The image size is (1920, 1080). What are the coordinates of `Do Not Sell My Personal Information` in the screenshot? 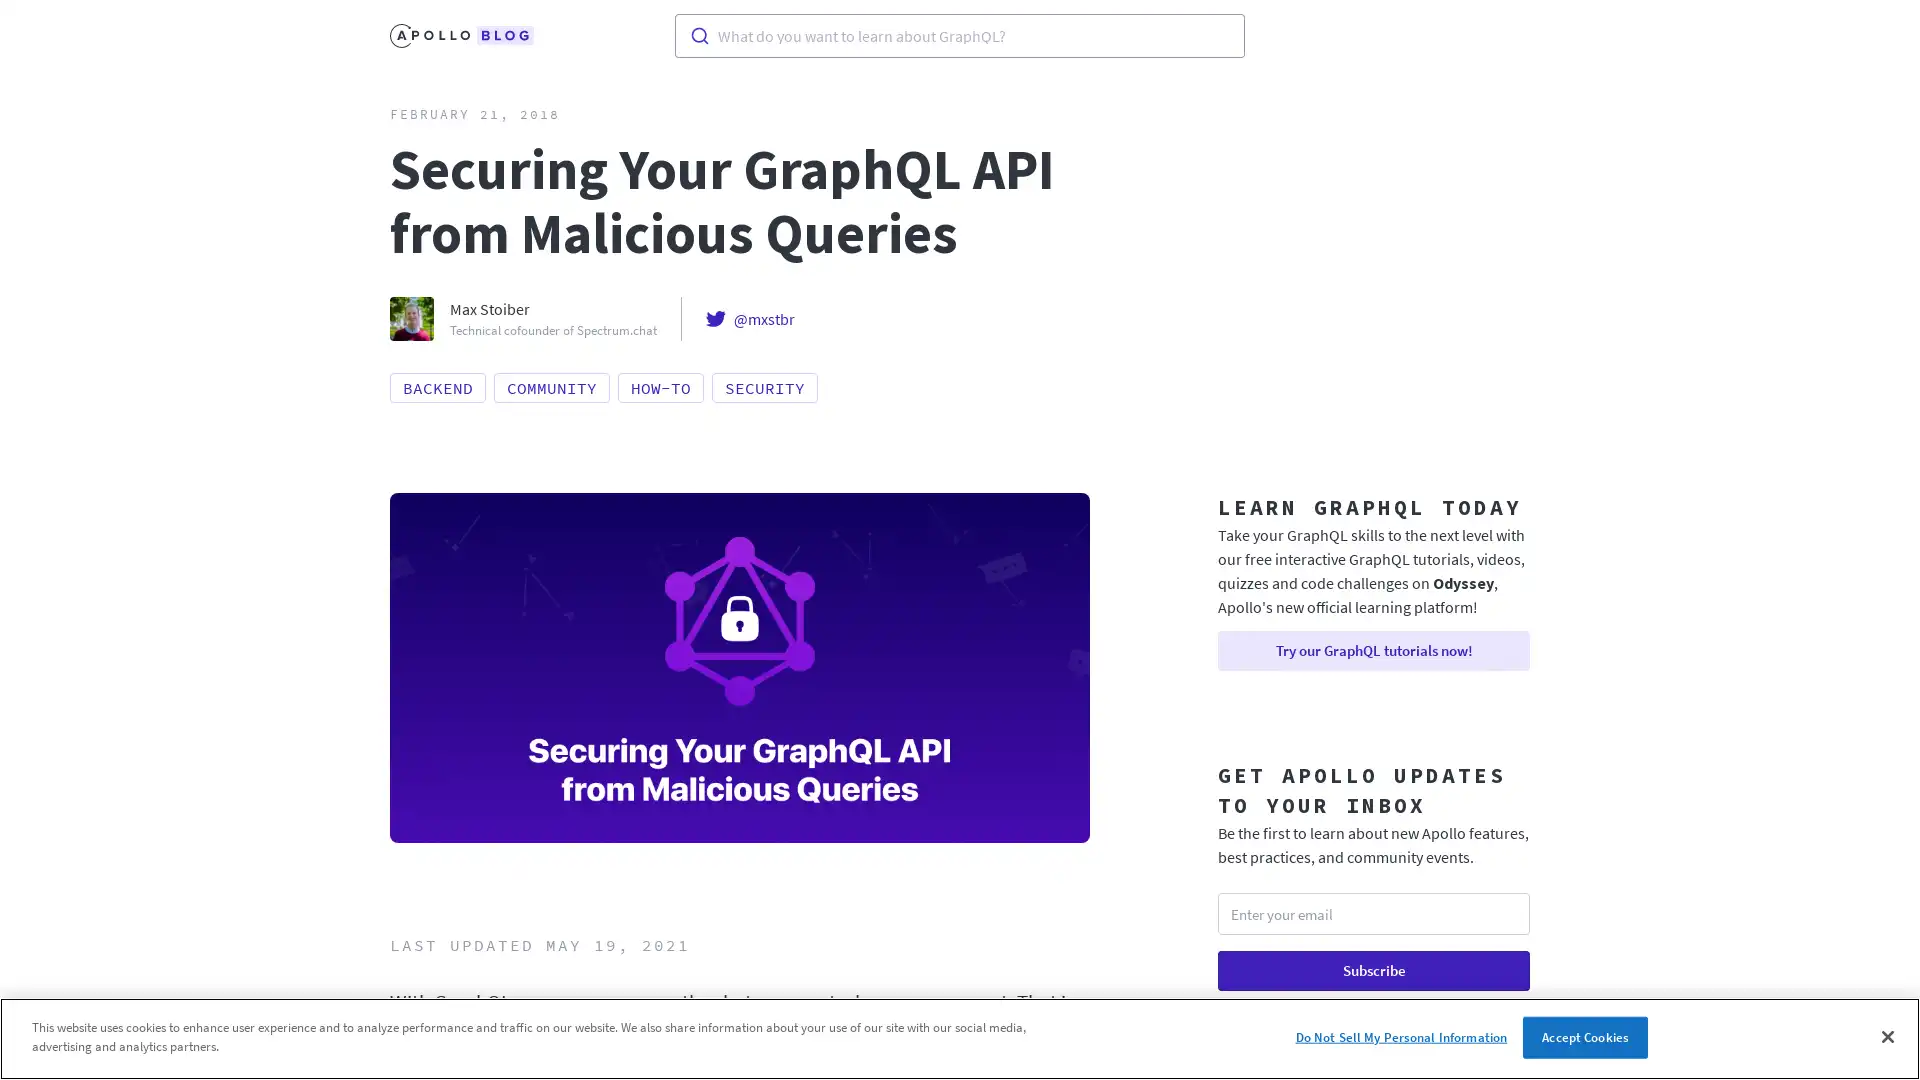 It's located at (1400, 1036).